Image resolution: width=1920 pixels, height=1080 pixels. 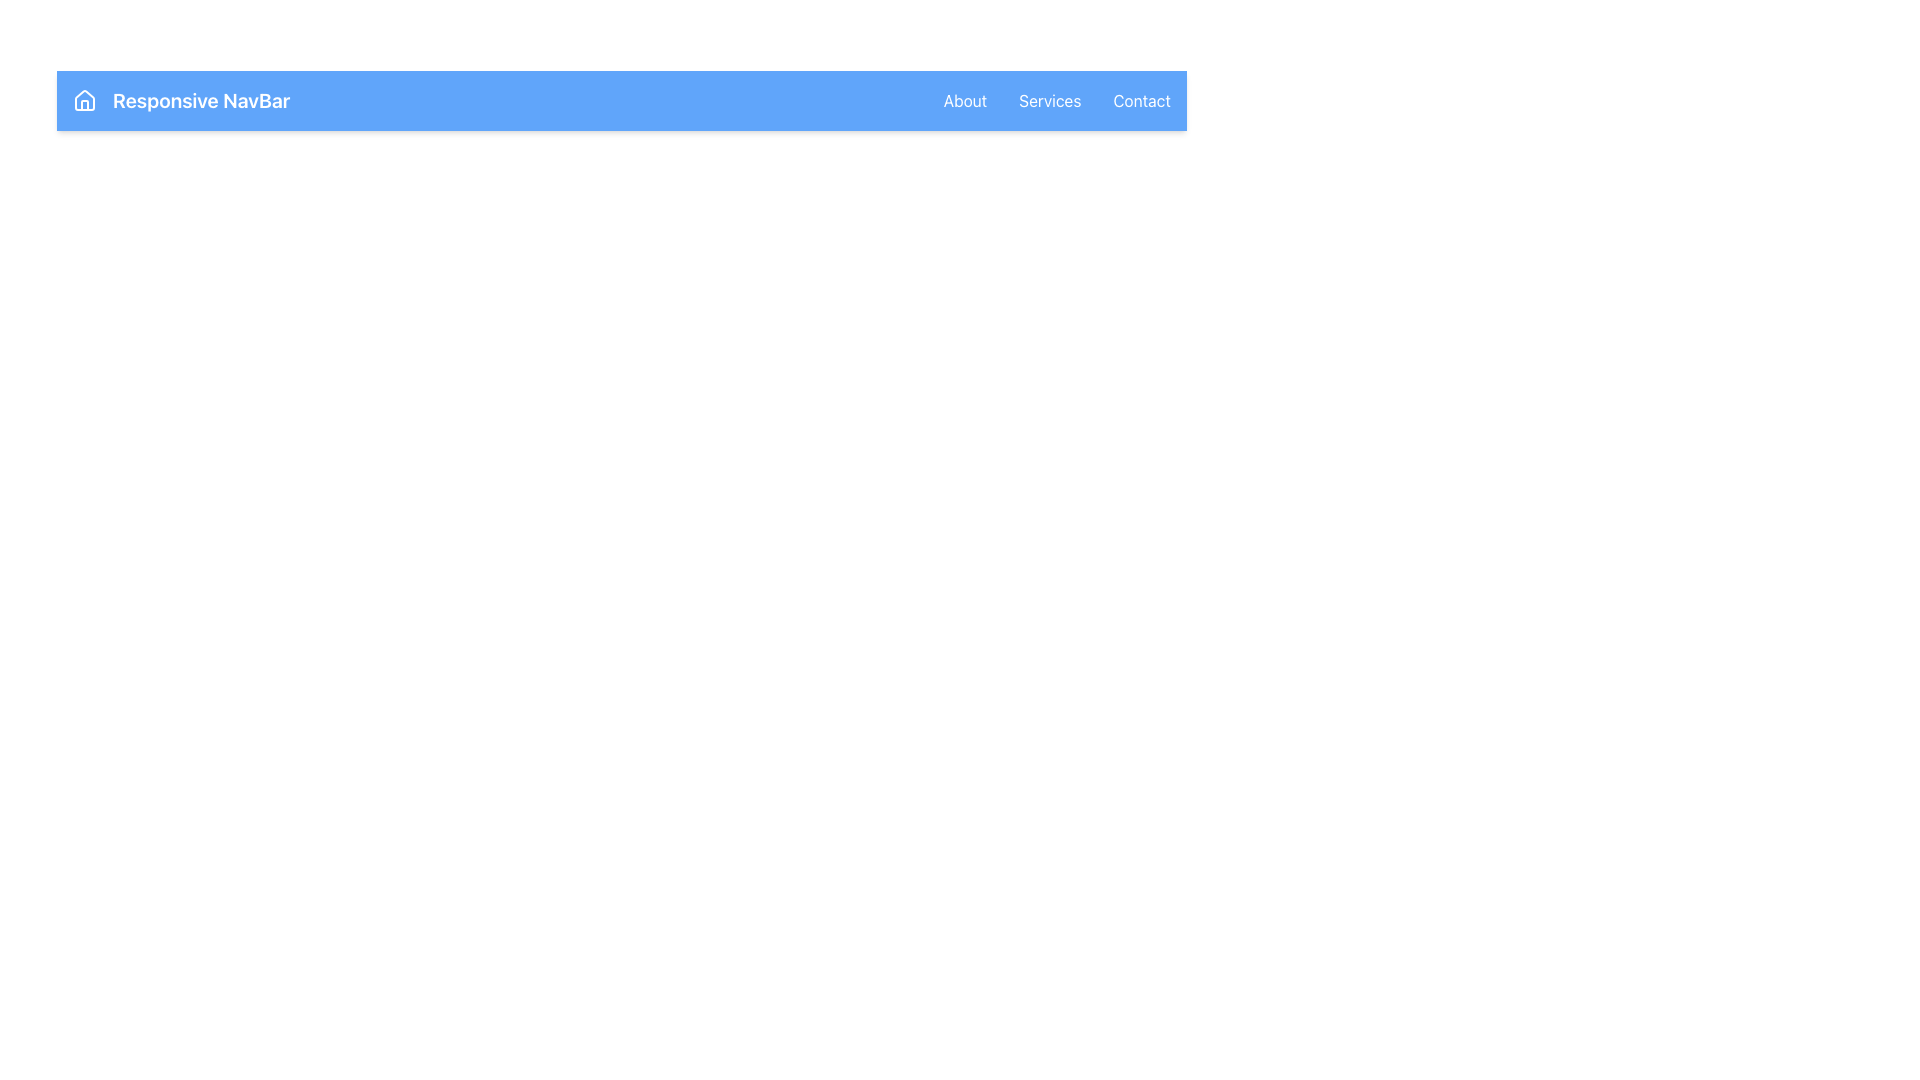 What do you see at coordinates (84, 100) in the screenshot?
I see `the small white house icon` at bounding box center [84, 100].